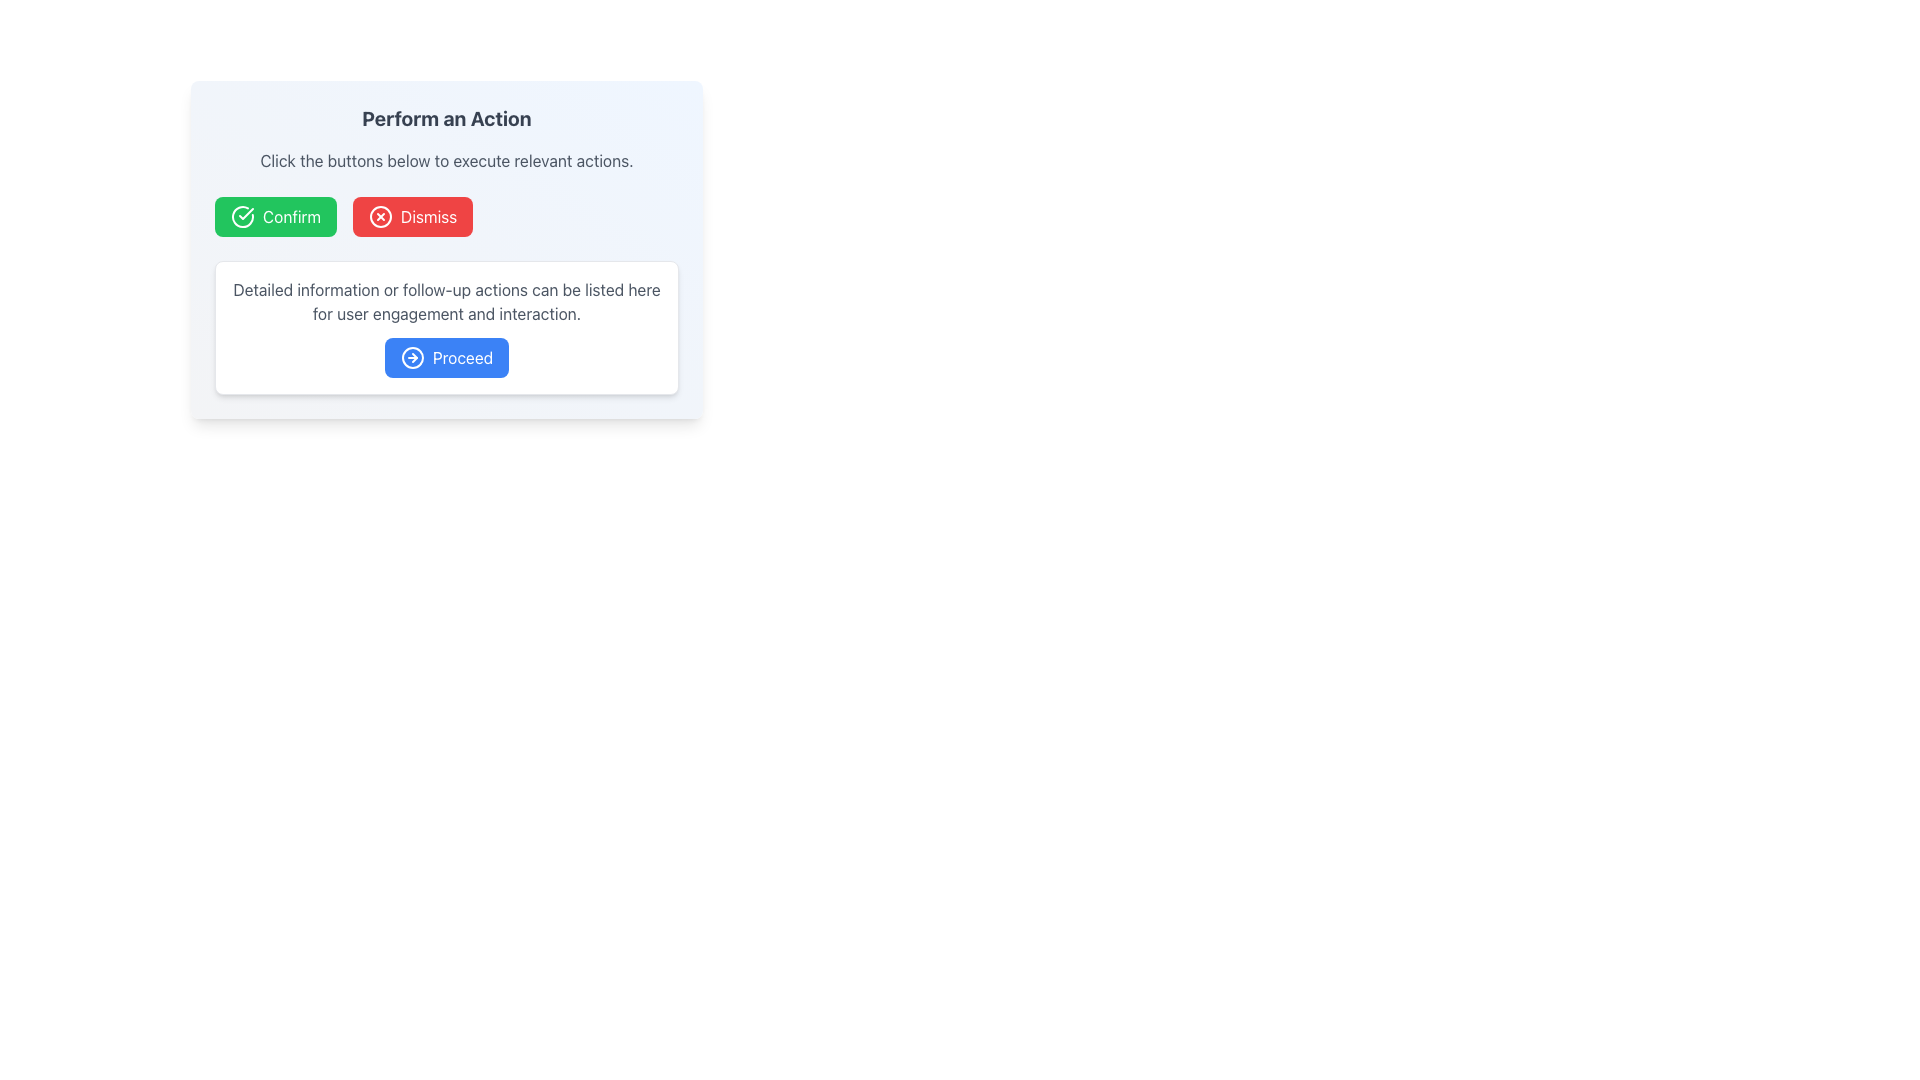 This screenshot has width=1920, height=1080. I want to click on the circular outline graphic element located in the top-right corner of the modal interface, so click(380, 216).